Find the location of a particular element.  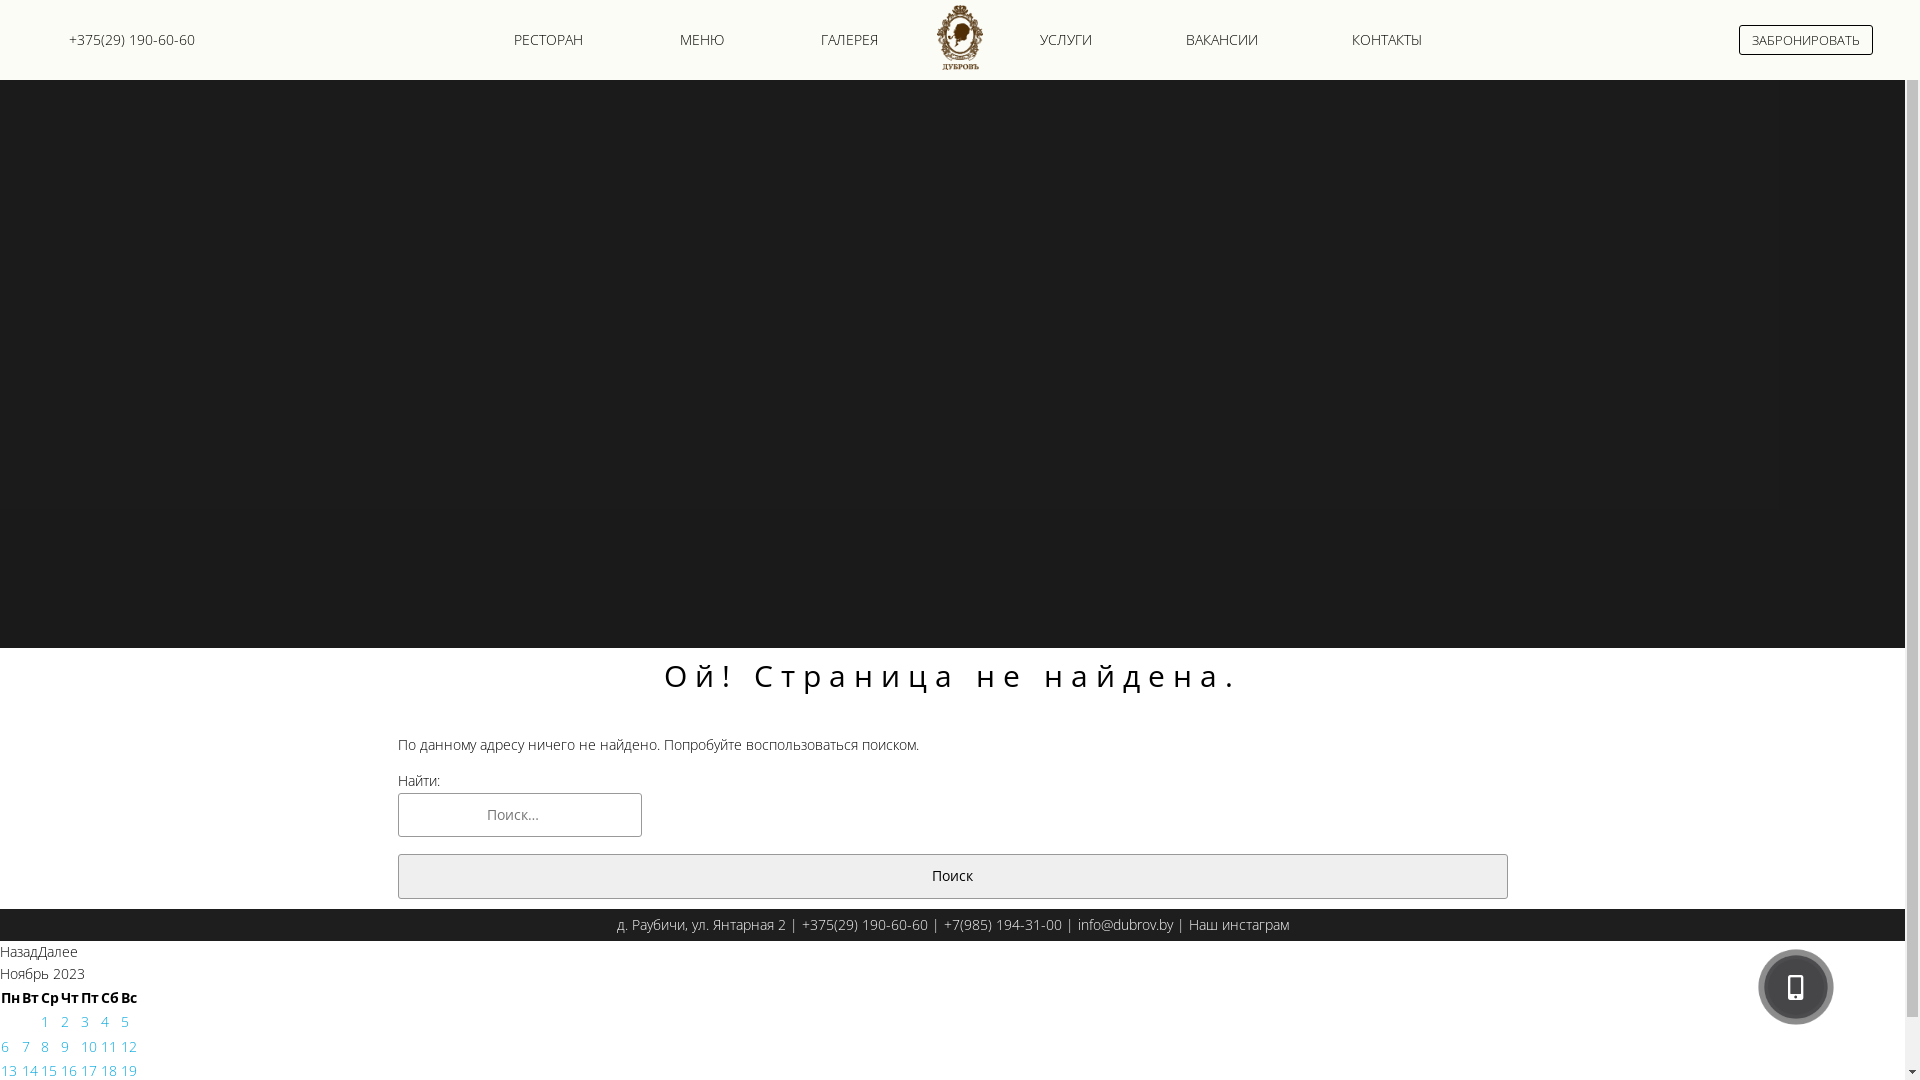

'+375(29) 190-60-60' is located at coordinates (864, 924).